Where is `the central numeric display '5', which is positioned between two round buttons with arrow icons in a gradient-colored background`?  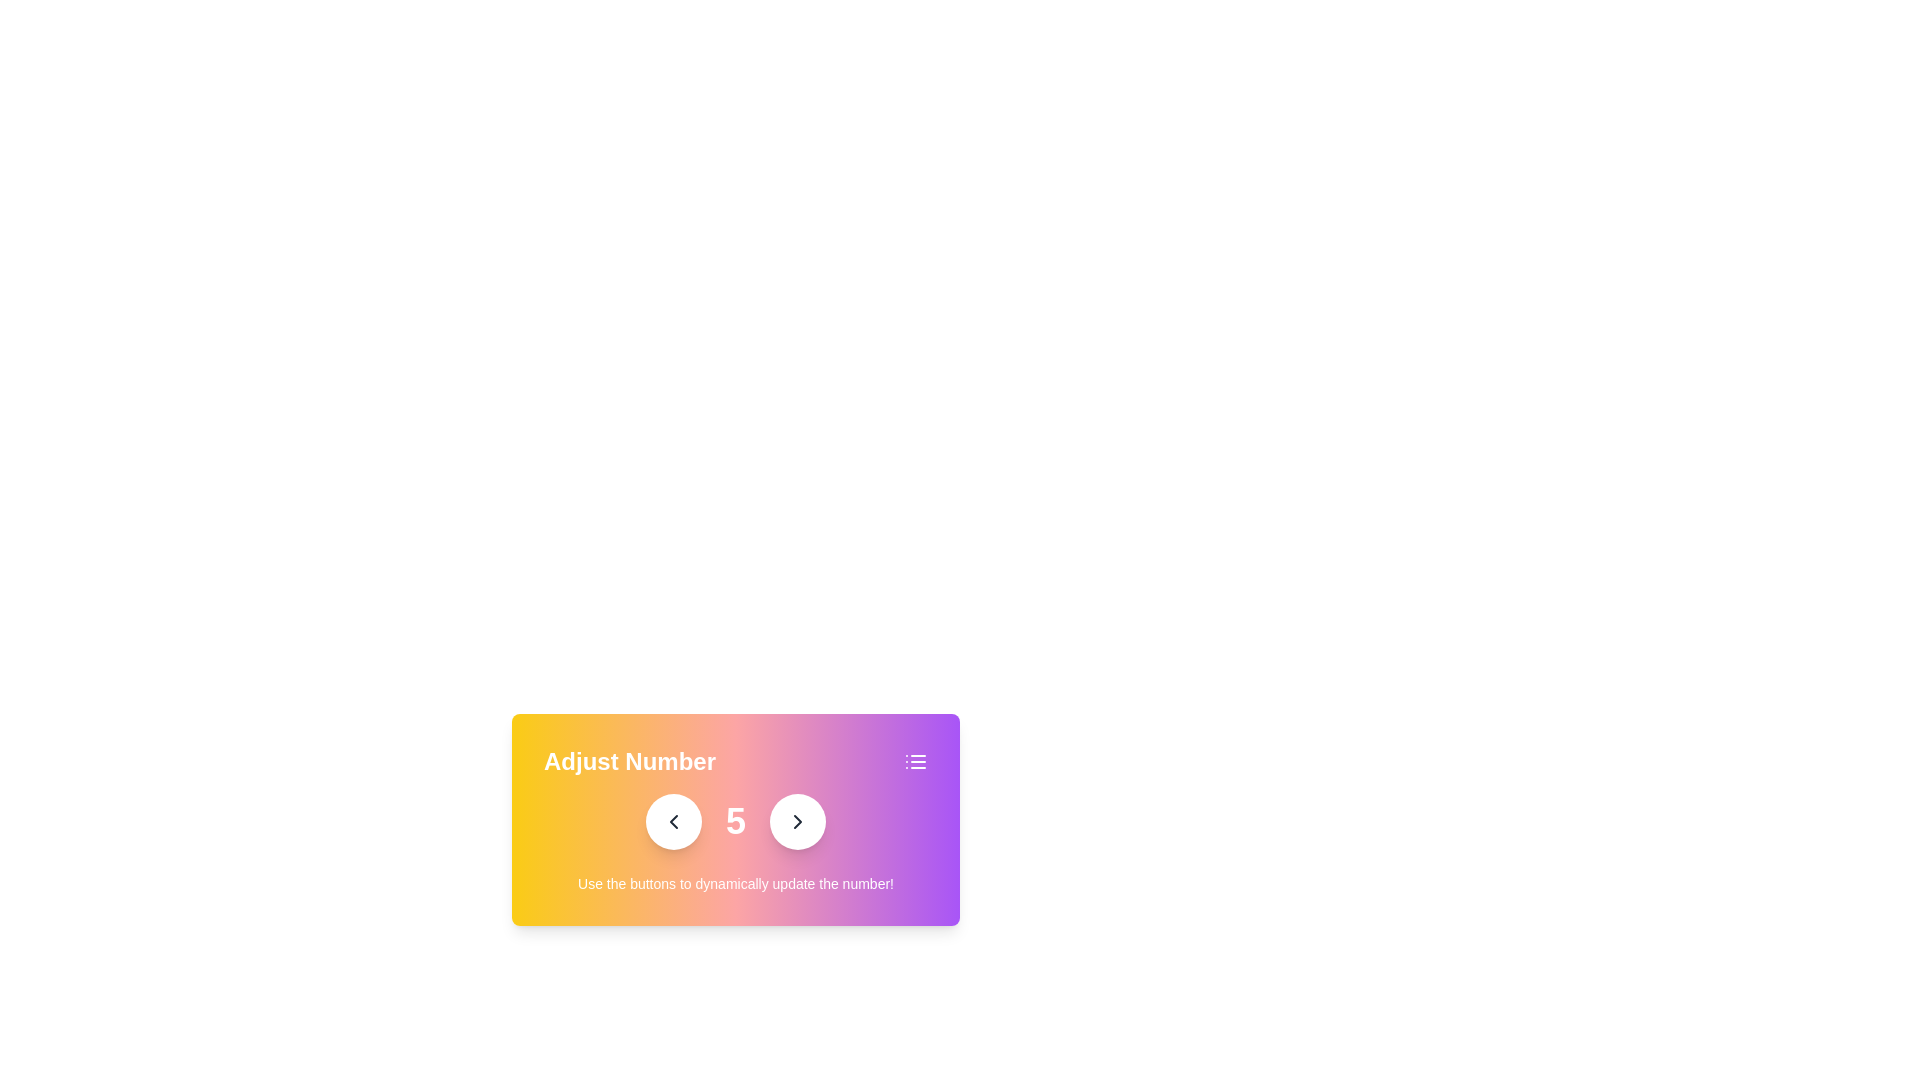
the central numeric display '5', which is positioned between two round buttons with arrow icons in a gradient-colored background is located at coordinates (734, 821).